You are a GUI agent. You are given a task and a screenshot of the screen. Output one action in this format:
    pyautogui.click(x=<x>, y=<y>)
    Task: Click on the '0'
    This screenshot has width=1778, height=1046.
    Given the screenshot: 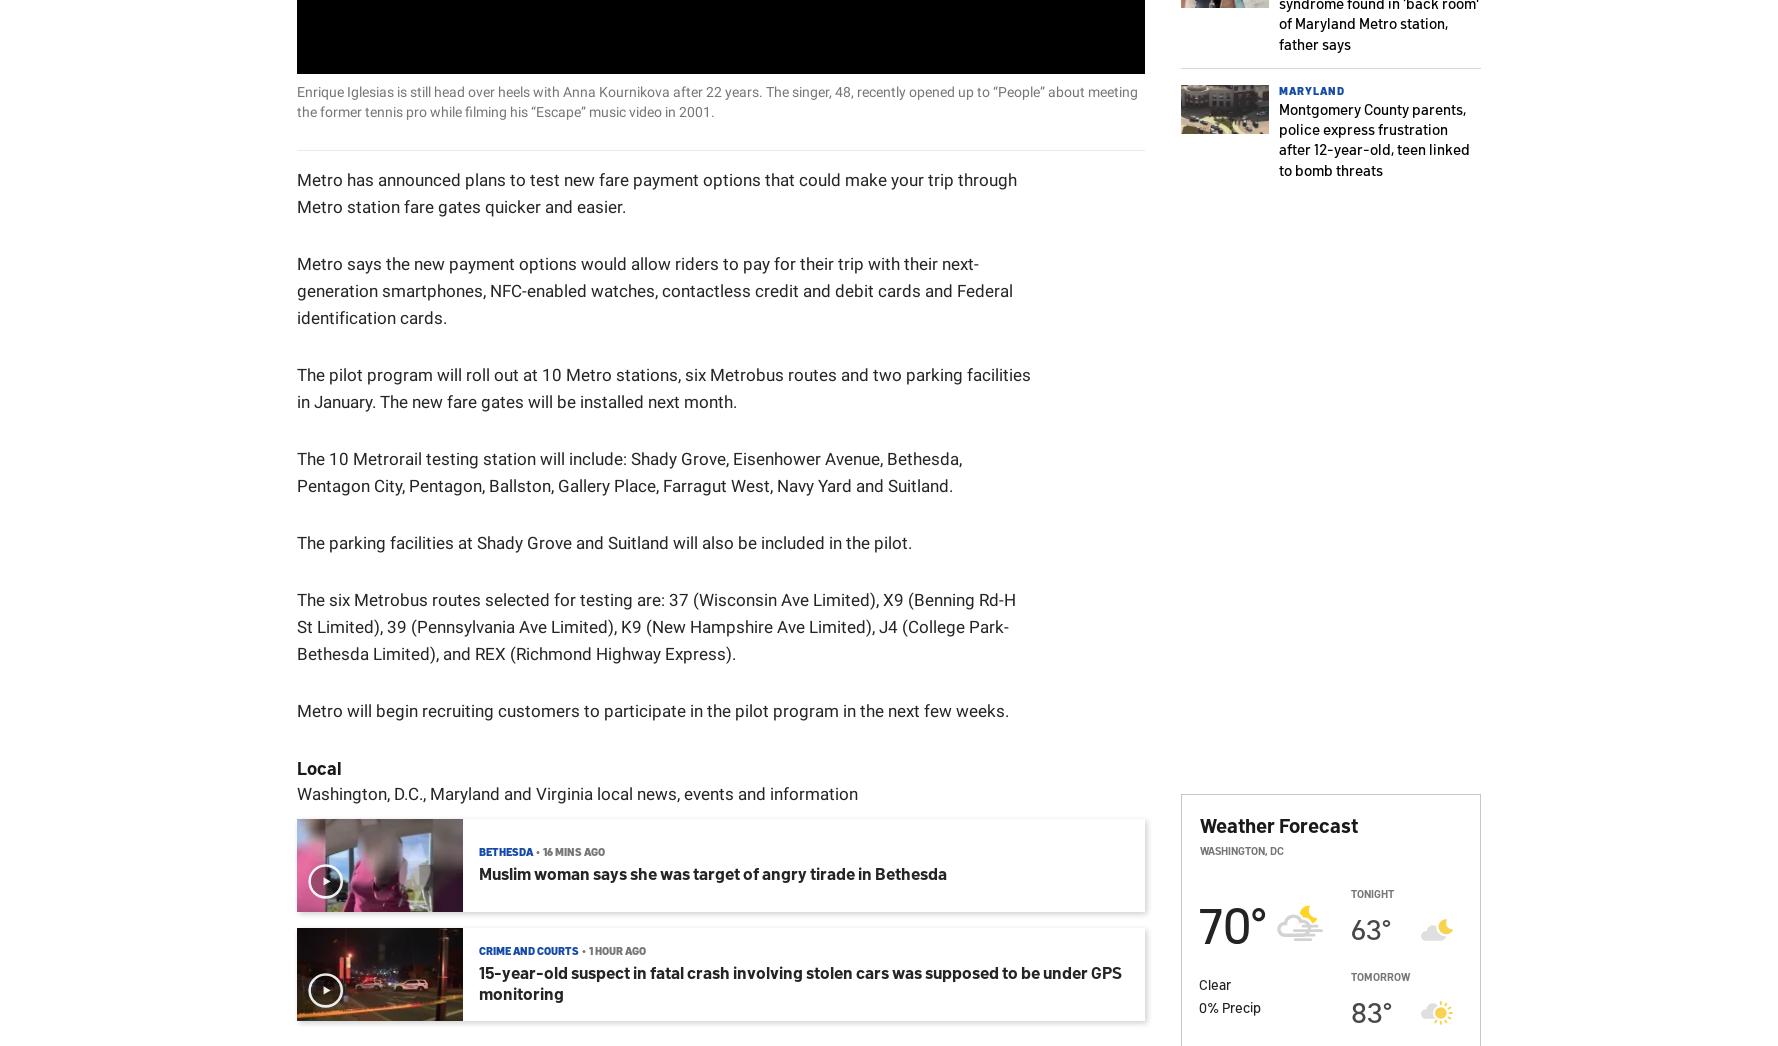 What is the action you would take?
    pyautogui.click(x=1202, y=1006)
    